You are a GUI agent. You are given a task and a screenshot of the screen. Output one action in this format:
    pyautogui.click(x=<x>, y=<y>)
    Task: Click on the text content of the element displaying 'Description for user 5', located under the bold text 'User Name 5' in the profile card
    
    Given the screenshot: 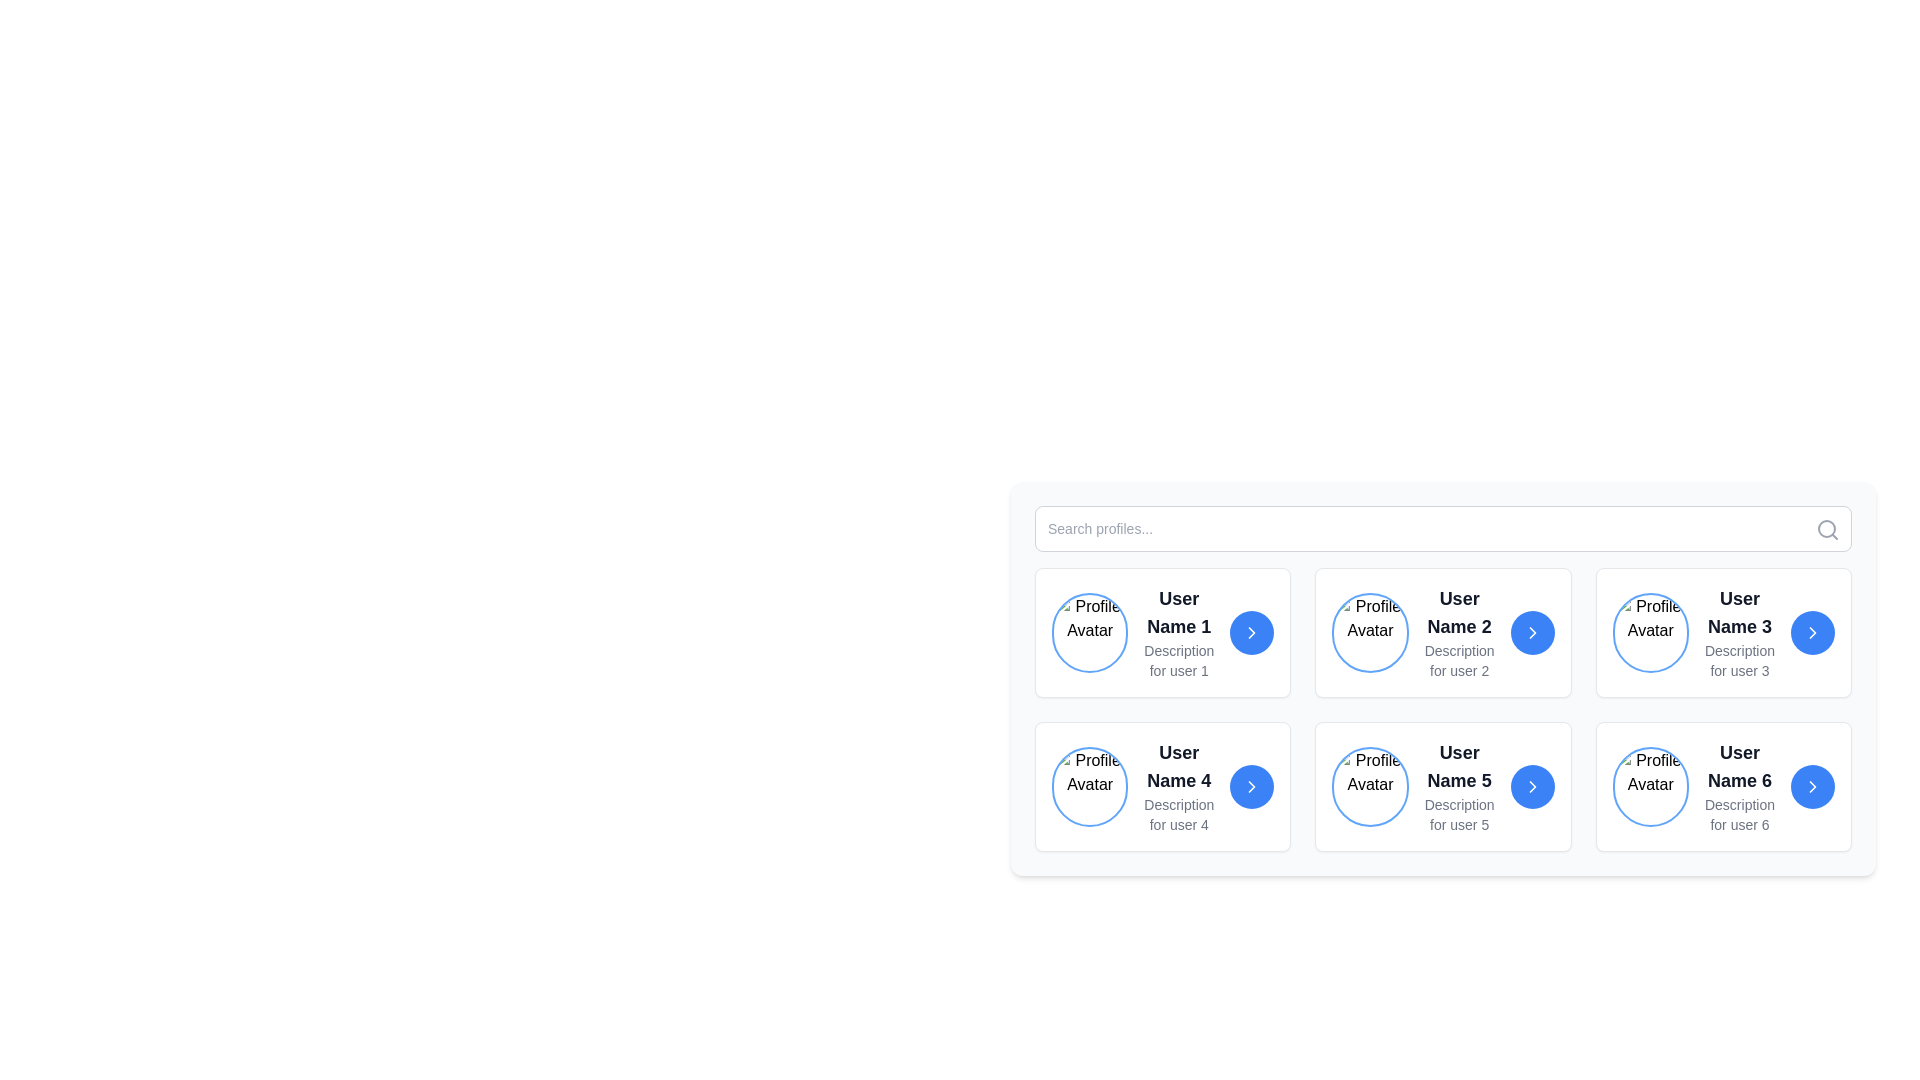 What is the action you would take?
    pyautogui.click(x=1459, y=814)
    